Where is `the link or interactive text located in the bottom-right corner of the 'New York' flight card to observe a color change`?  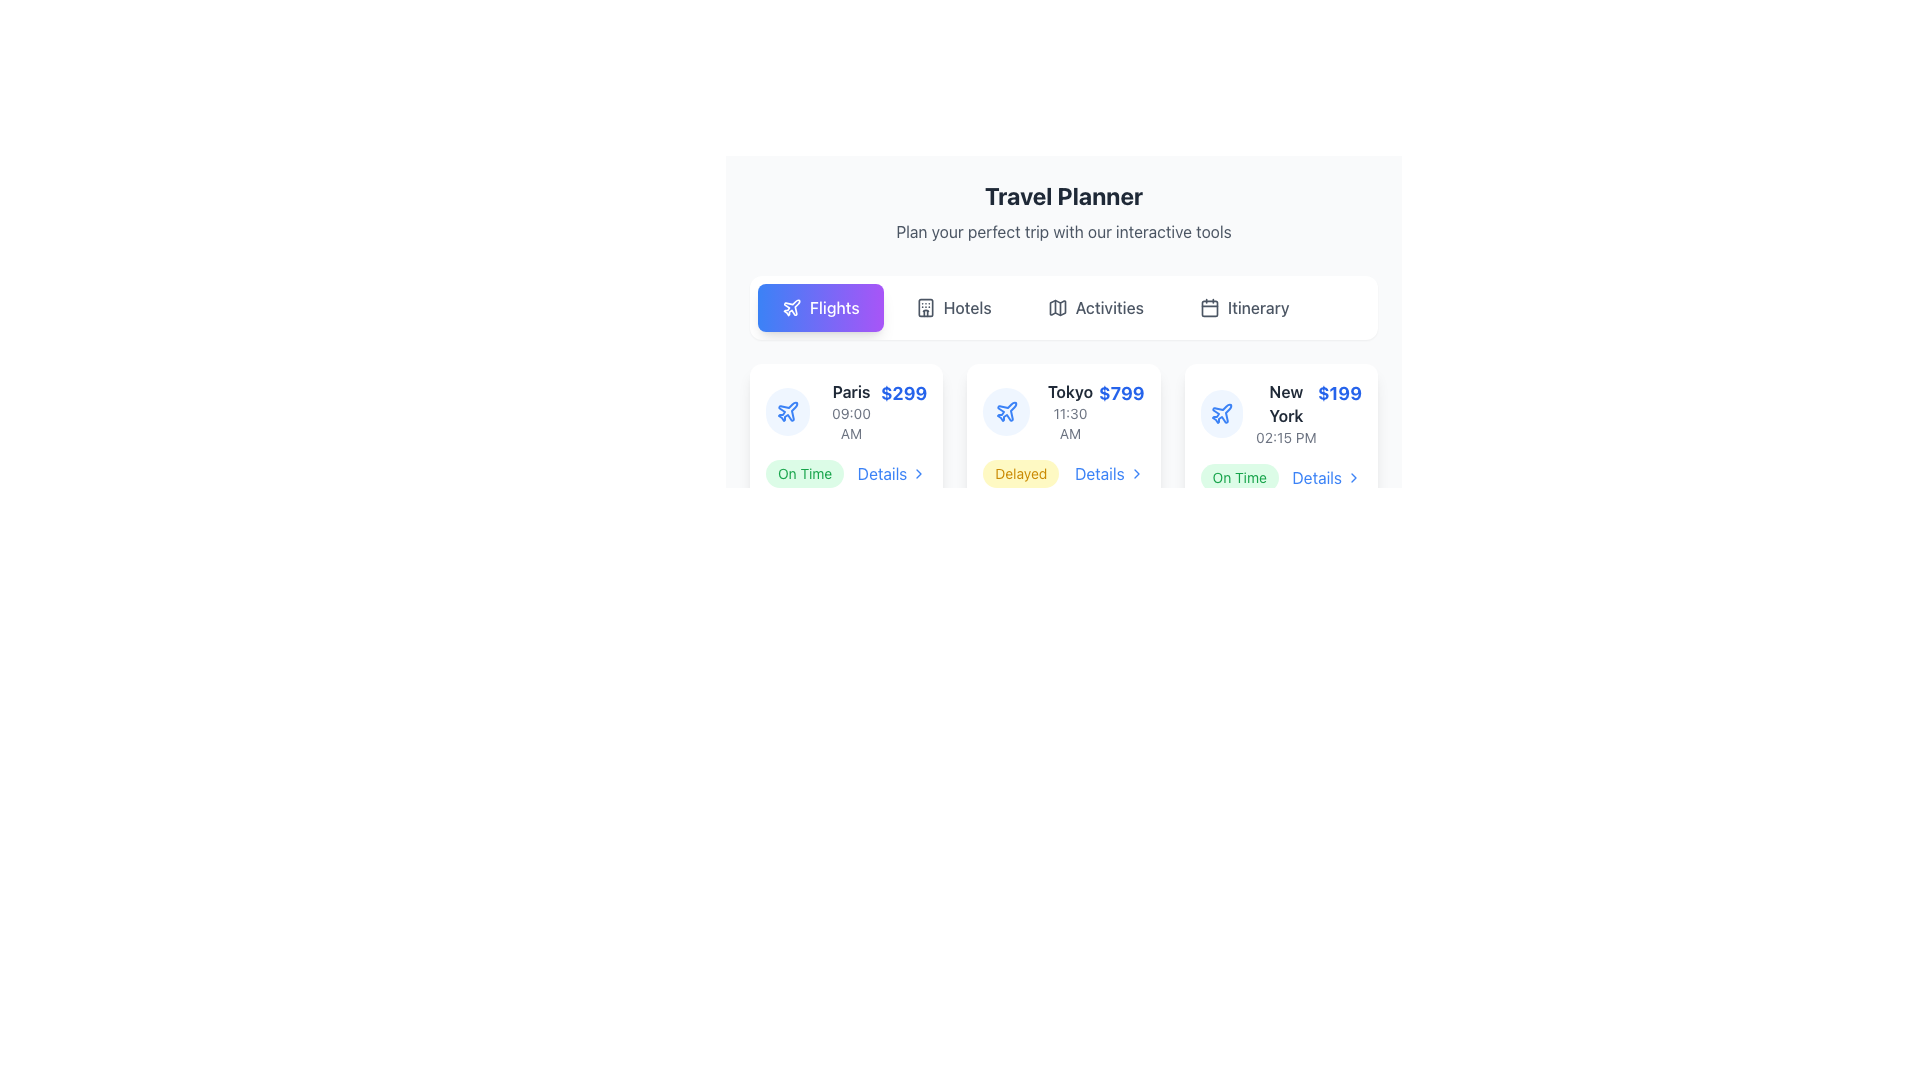 the link or interactive text located in the bottom-right corner of the 'New York' flight card to observe a color change is located at coordinates (1327, 478).